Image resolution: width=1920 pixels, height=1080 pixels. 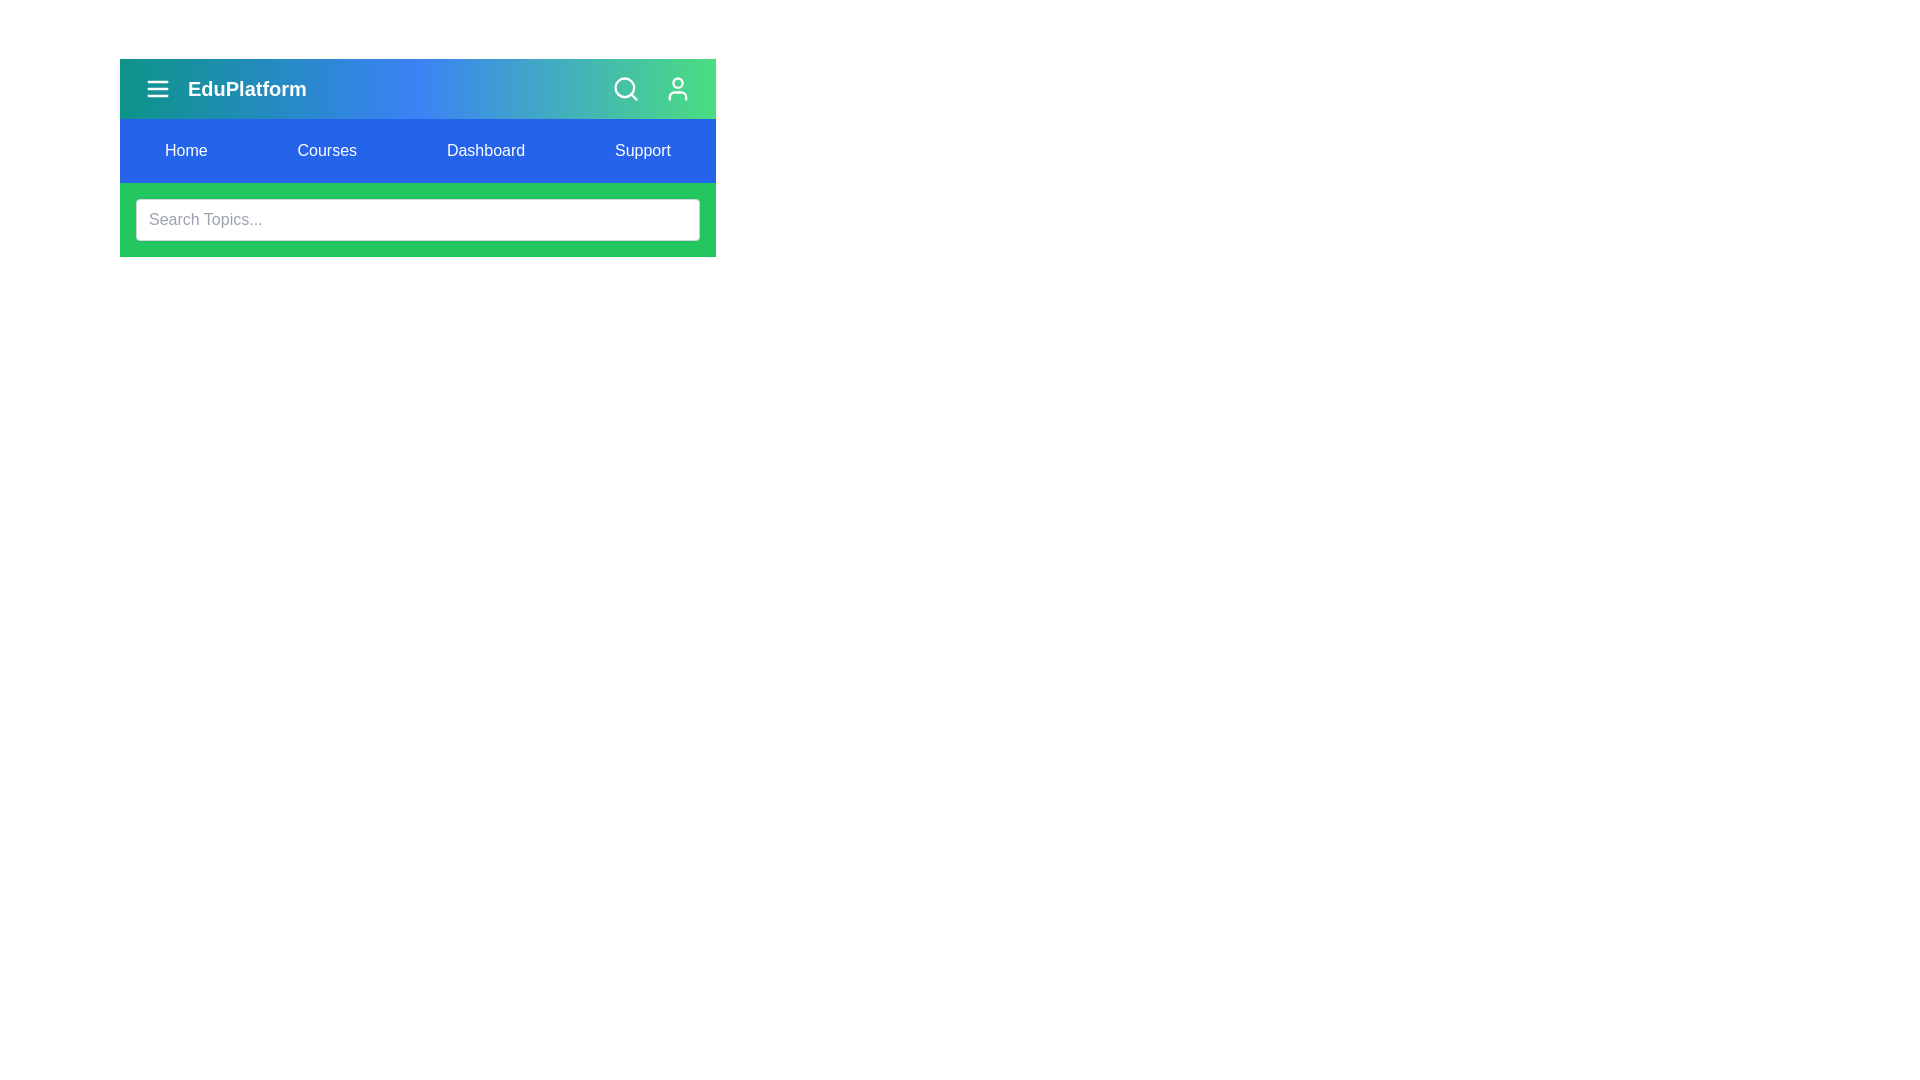 I want to click on the menu item Support from the navigation bar, so click(x=643, y=149).